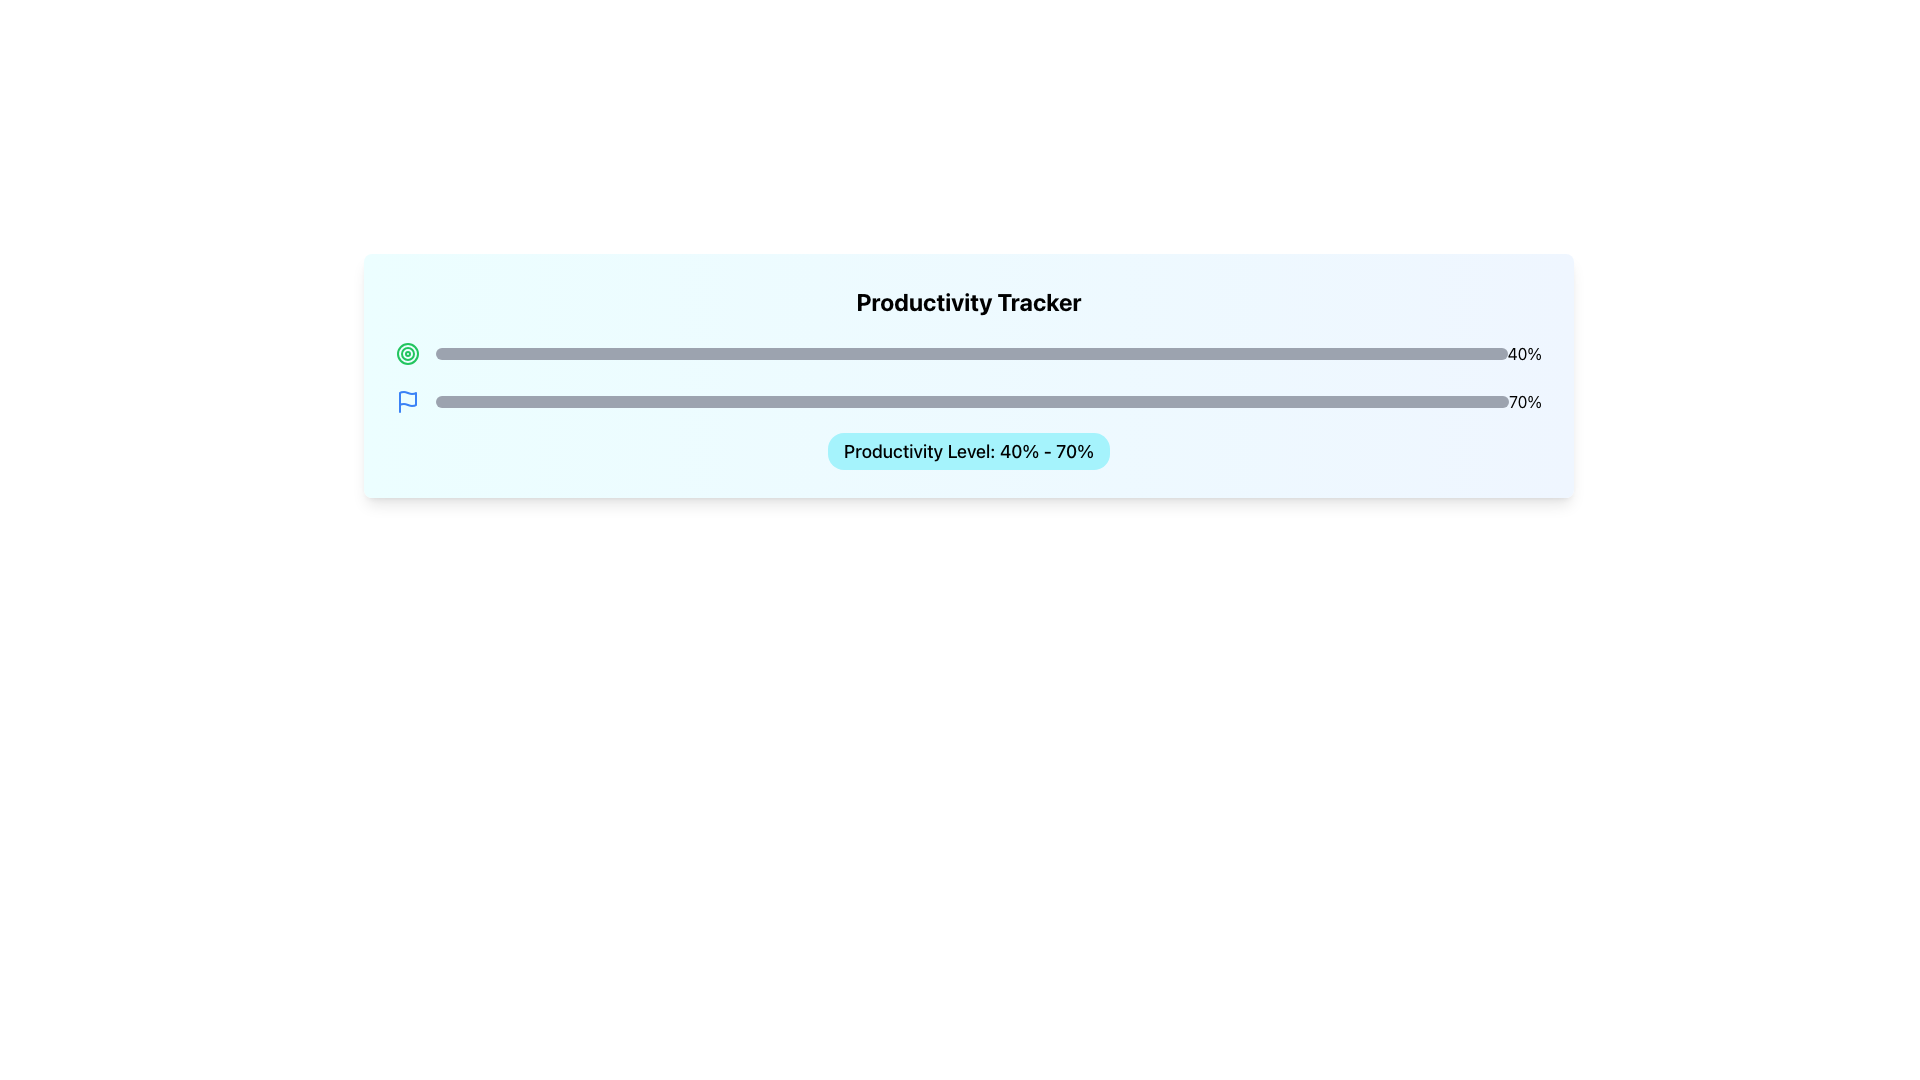  What do you see at coordinates (407, 353) in the screenshot?
I see `the second concentric circle of the bullseye target design icon located near the left side of the productivity tracker interface` at bounding box center [407, 353].